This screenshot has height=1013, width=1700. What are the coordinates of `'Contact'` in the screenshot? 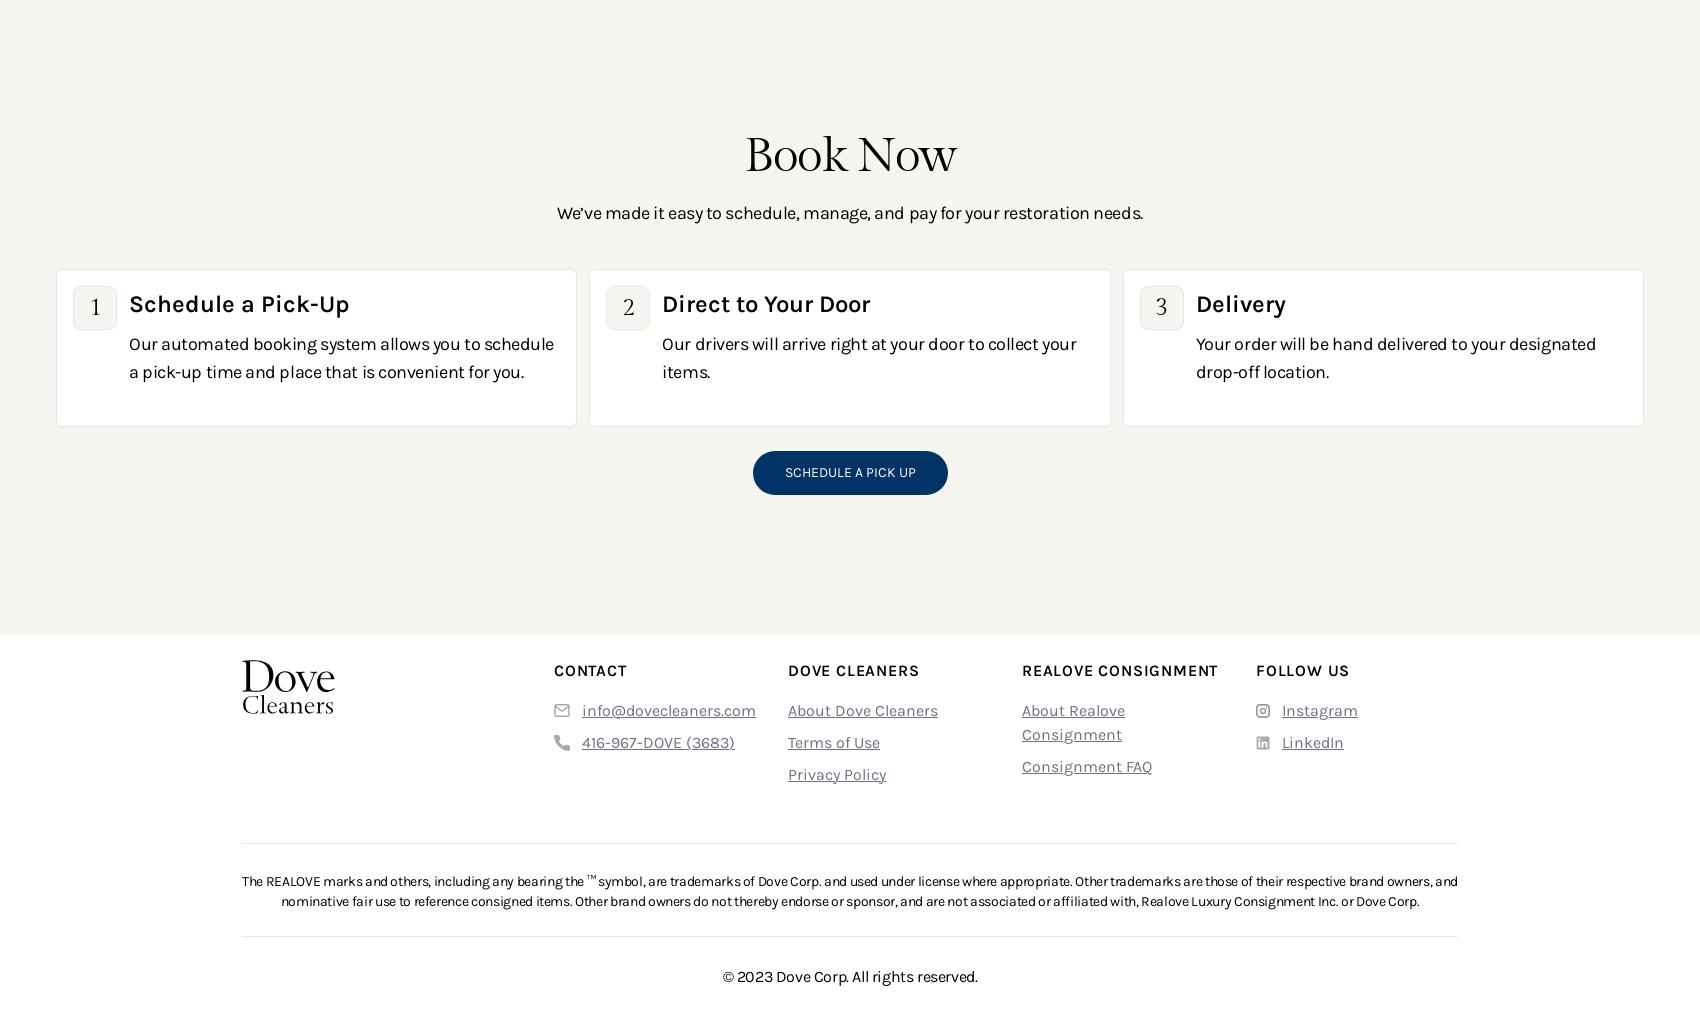 It's located at (589, 668).